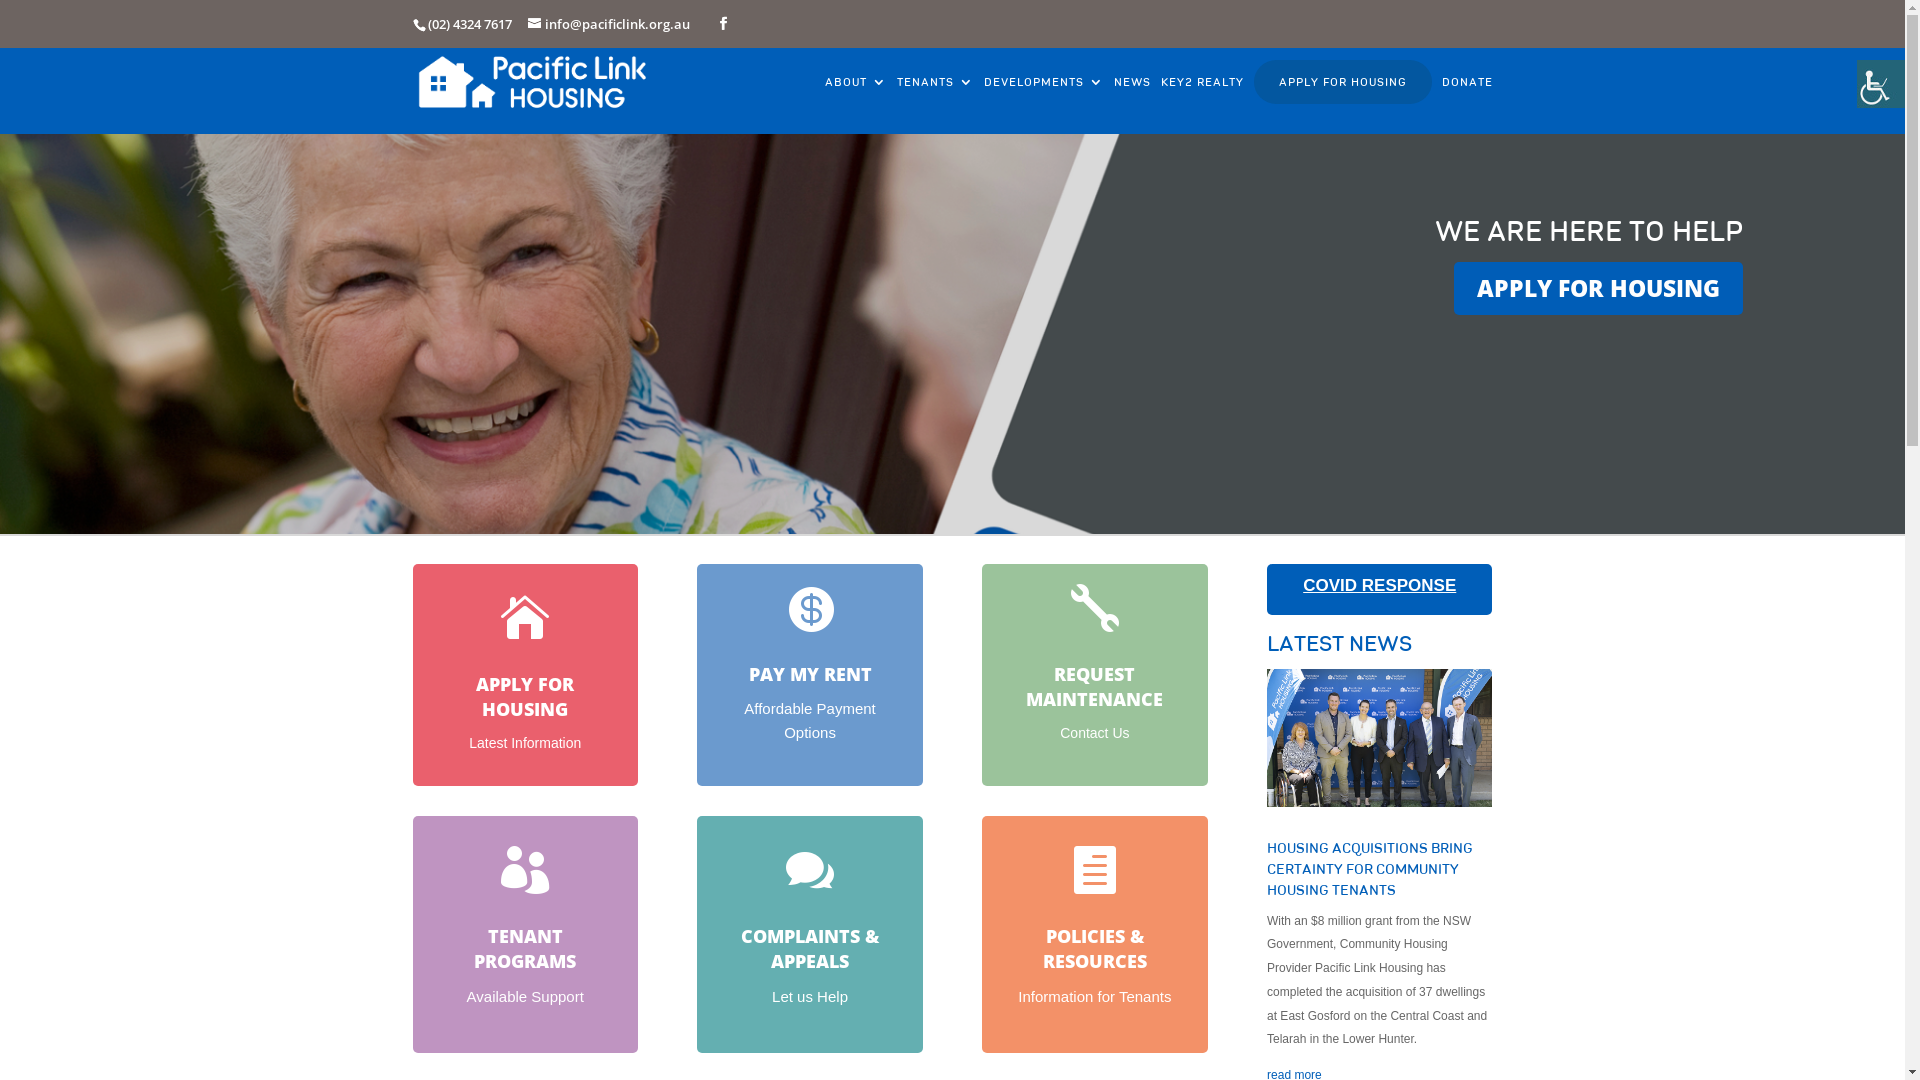 Image resolution: width=1920 pixels, height=1080 pixels. What do you see at coordinates (1026, 685) in the screenshot?
I see `'REQUEST MAINTENANCE'` at bounding box center [1026, 685].